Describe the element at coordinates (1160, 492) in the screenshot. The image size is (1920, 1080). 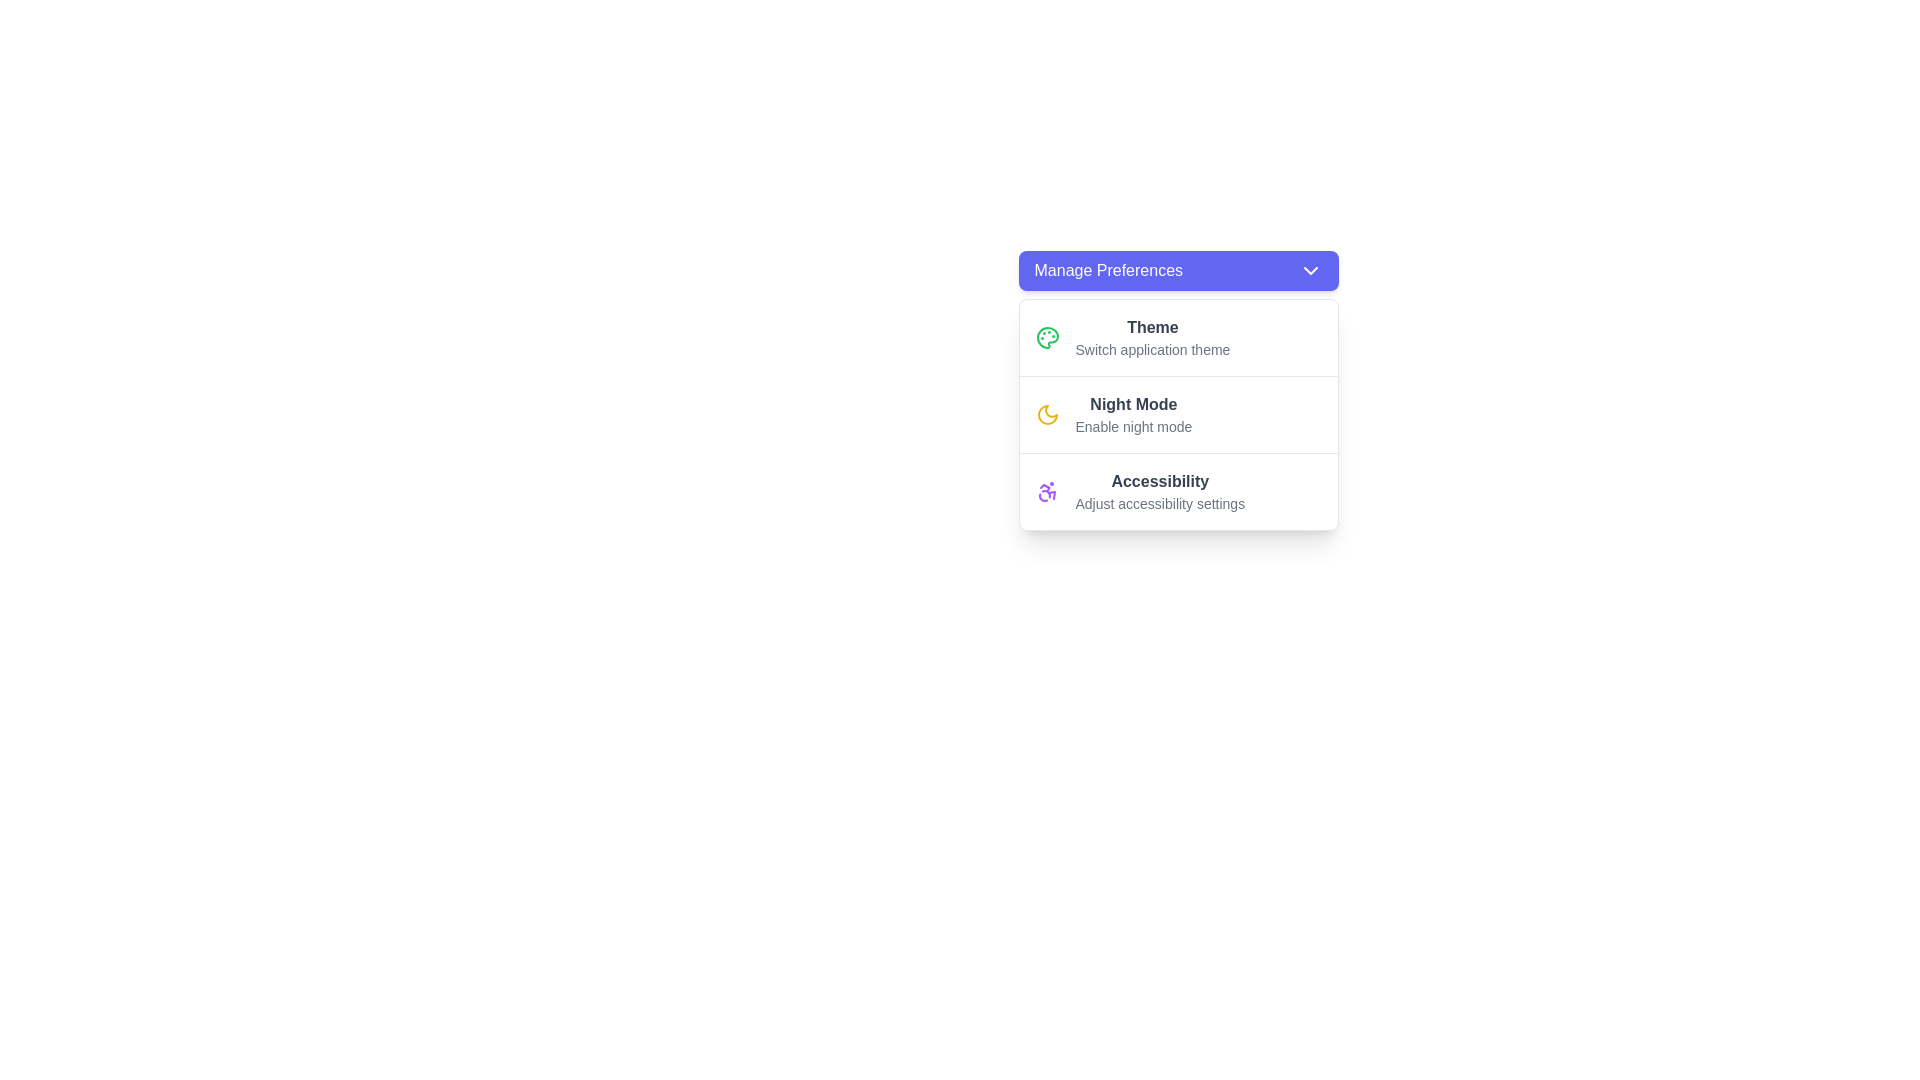
I see `the third item in the dropdown menu titled 'Manage Preferences', which includes an accessibility icon and text` at that location.